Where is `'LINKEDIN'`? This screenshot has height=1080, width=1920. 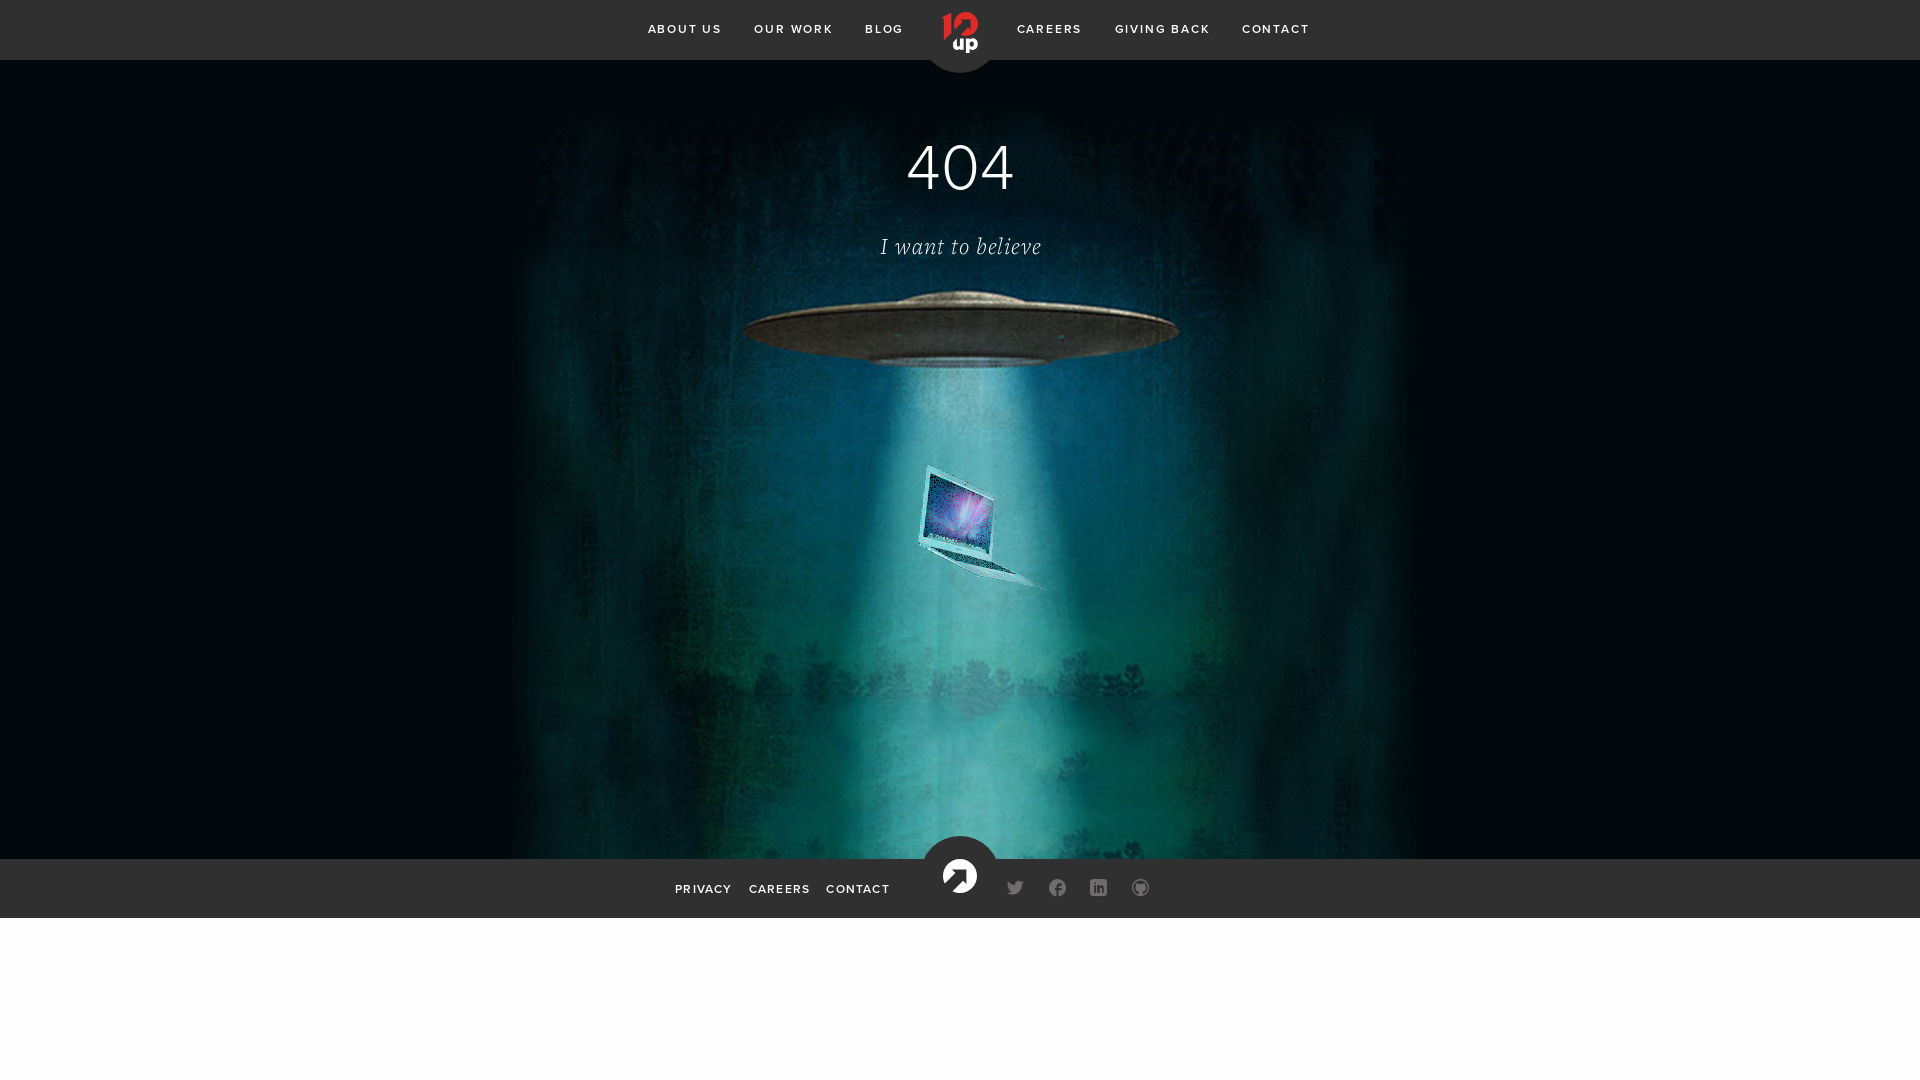 'LINKEDIN' is located at coordinates (1098, 889).